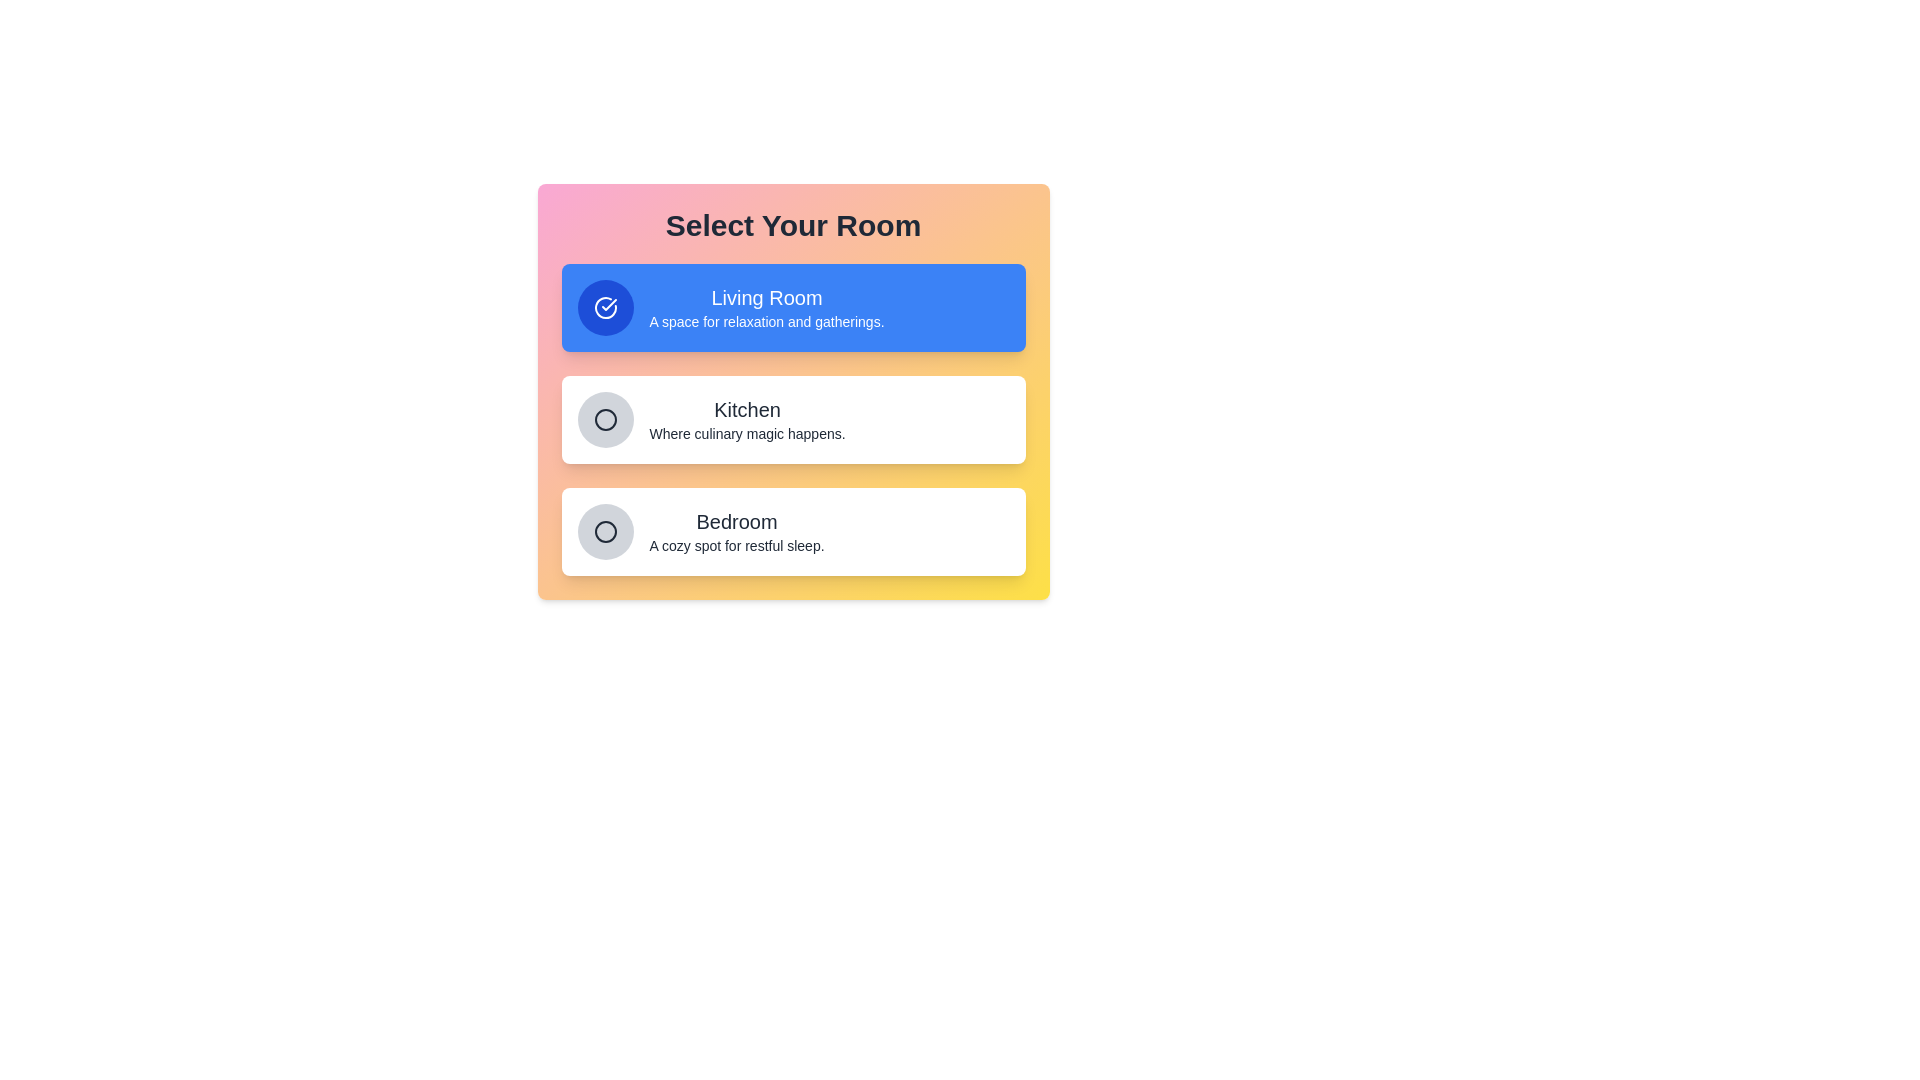 The image size is (1920, 1080). What do you see at coordinates (766, 308) in the screenshot?
I see `the Informational Text Block that provides the label and description for the 'Living Room' selection in the list of room options, located beneath the heading 'Select Your Room.'` at bounding box center [766, 308].